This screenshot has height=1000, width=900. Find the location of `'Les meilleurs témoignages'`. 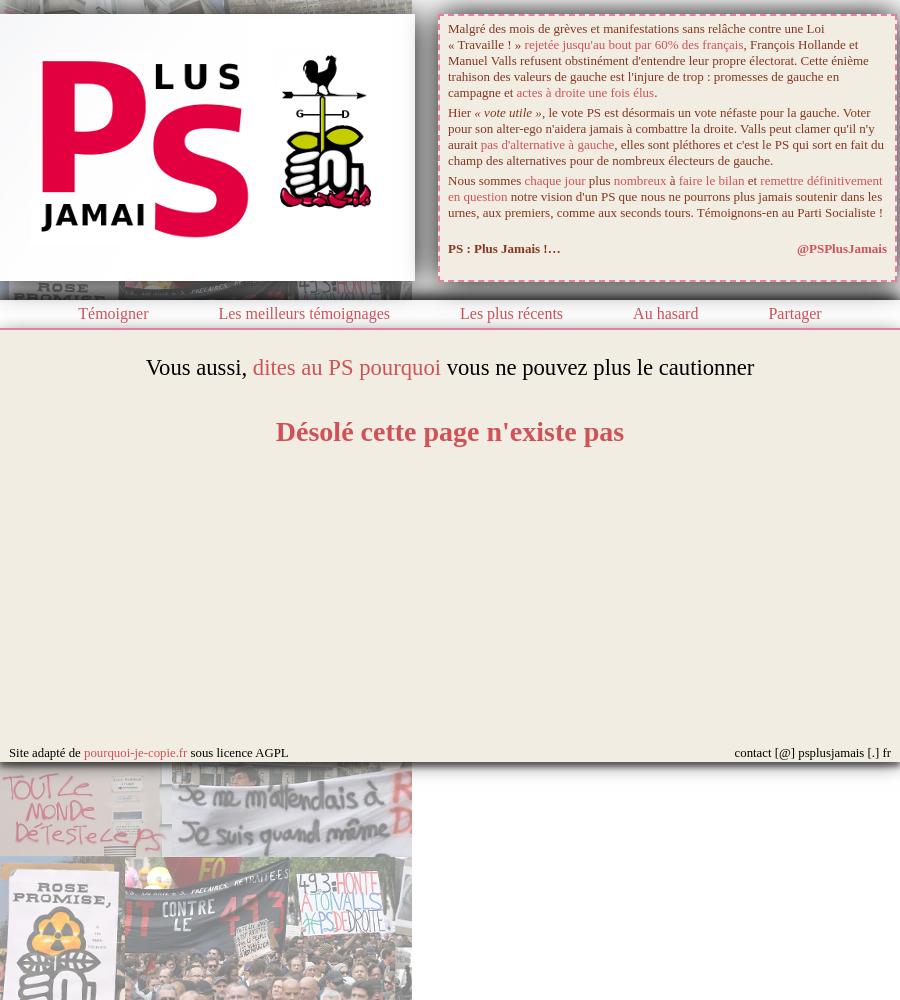

'Les meilleurs témoignages' is located at coordinates (217, 312).